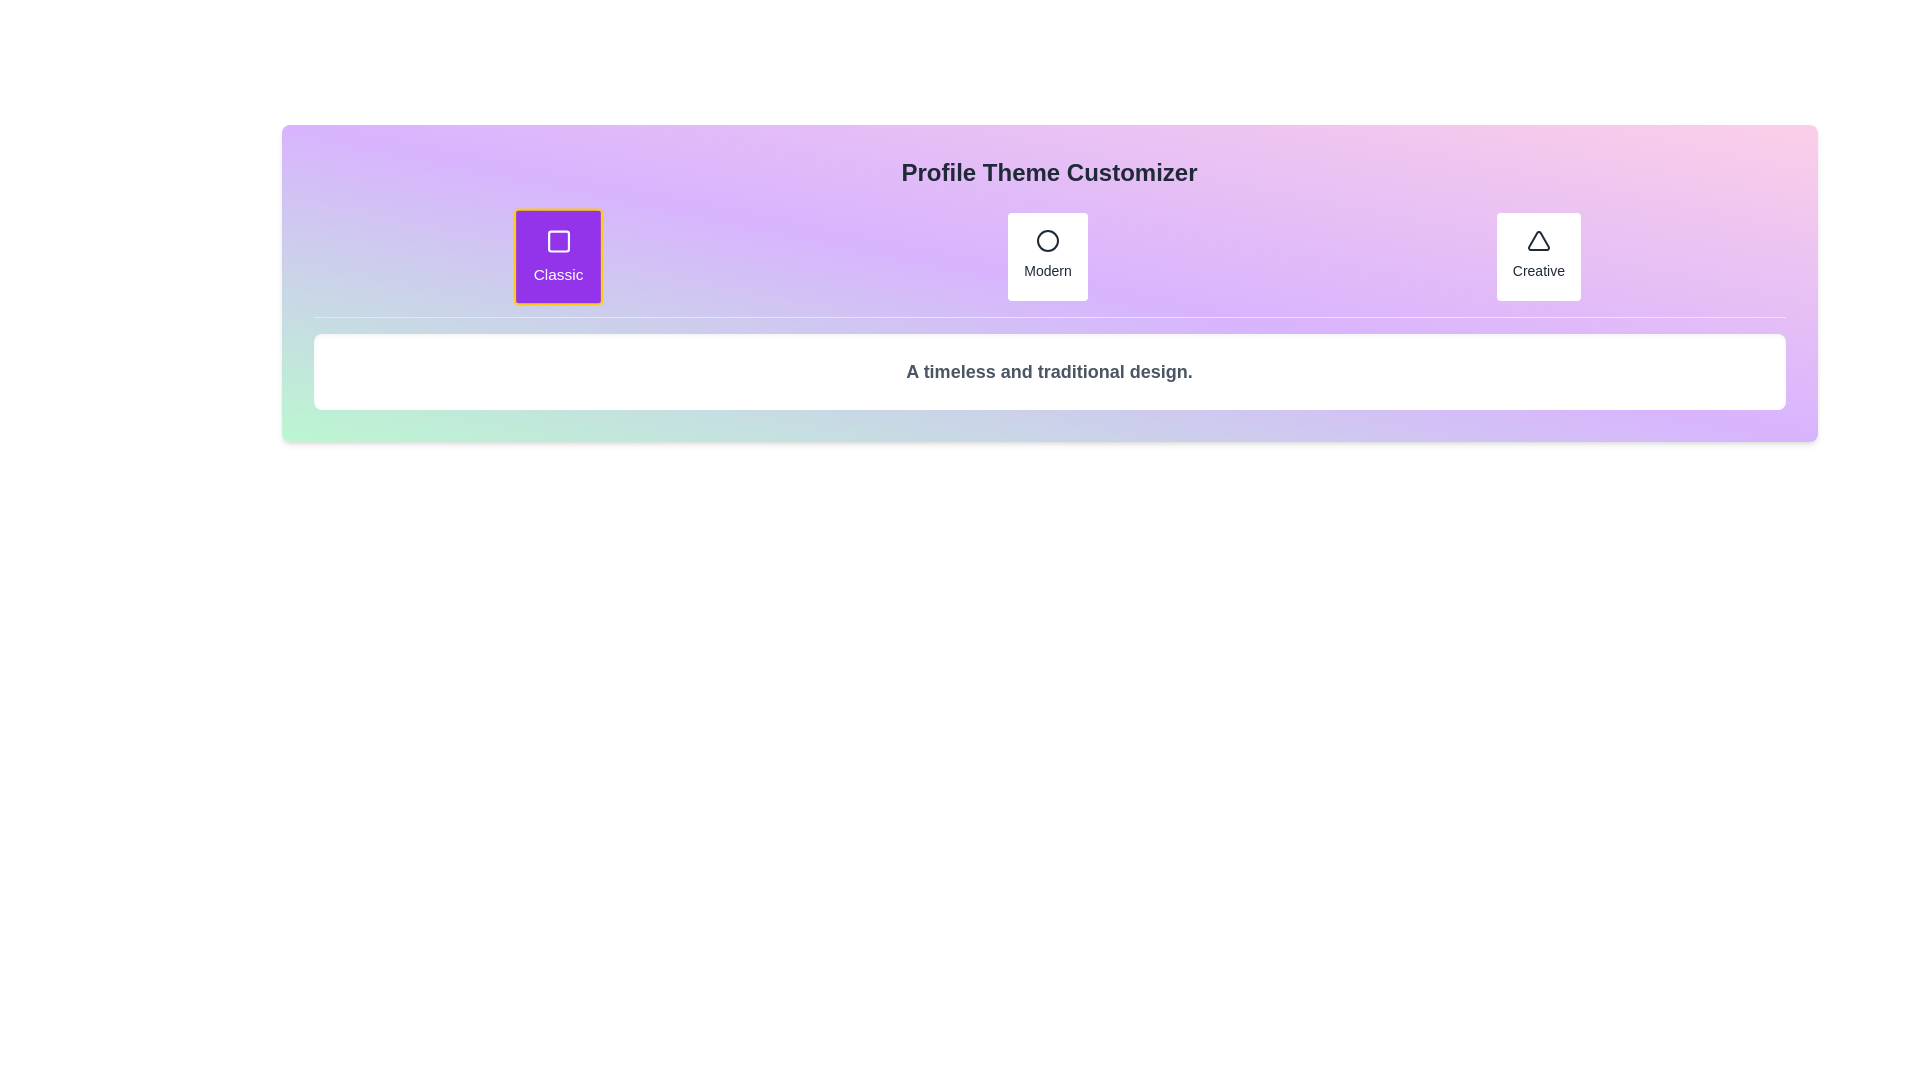 The height and width of the screenshot is (1080, 1920). Describe the element at coordinates (1537, 256) in the screenshot. I see `the 'Creative' button in the top-right corner` at that location.